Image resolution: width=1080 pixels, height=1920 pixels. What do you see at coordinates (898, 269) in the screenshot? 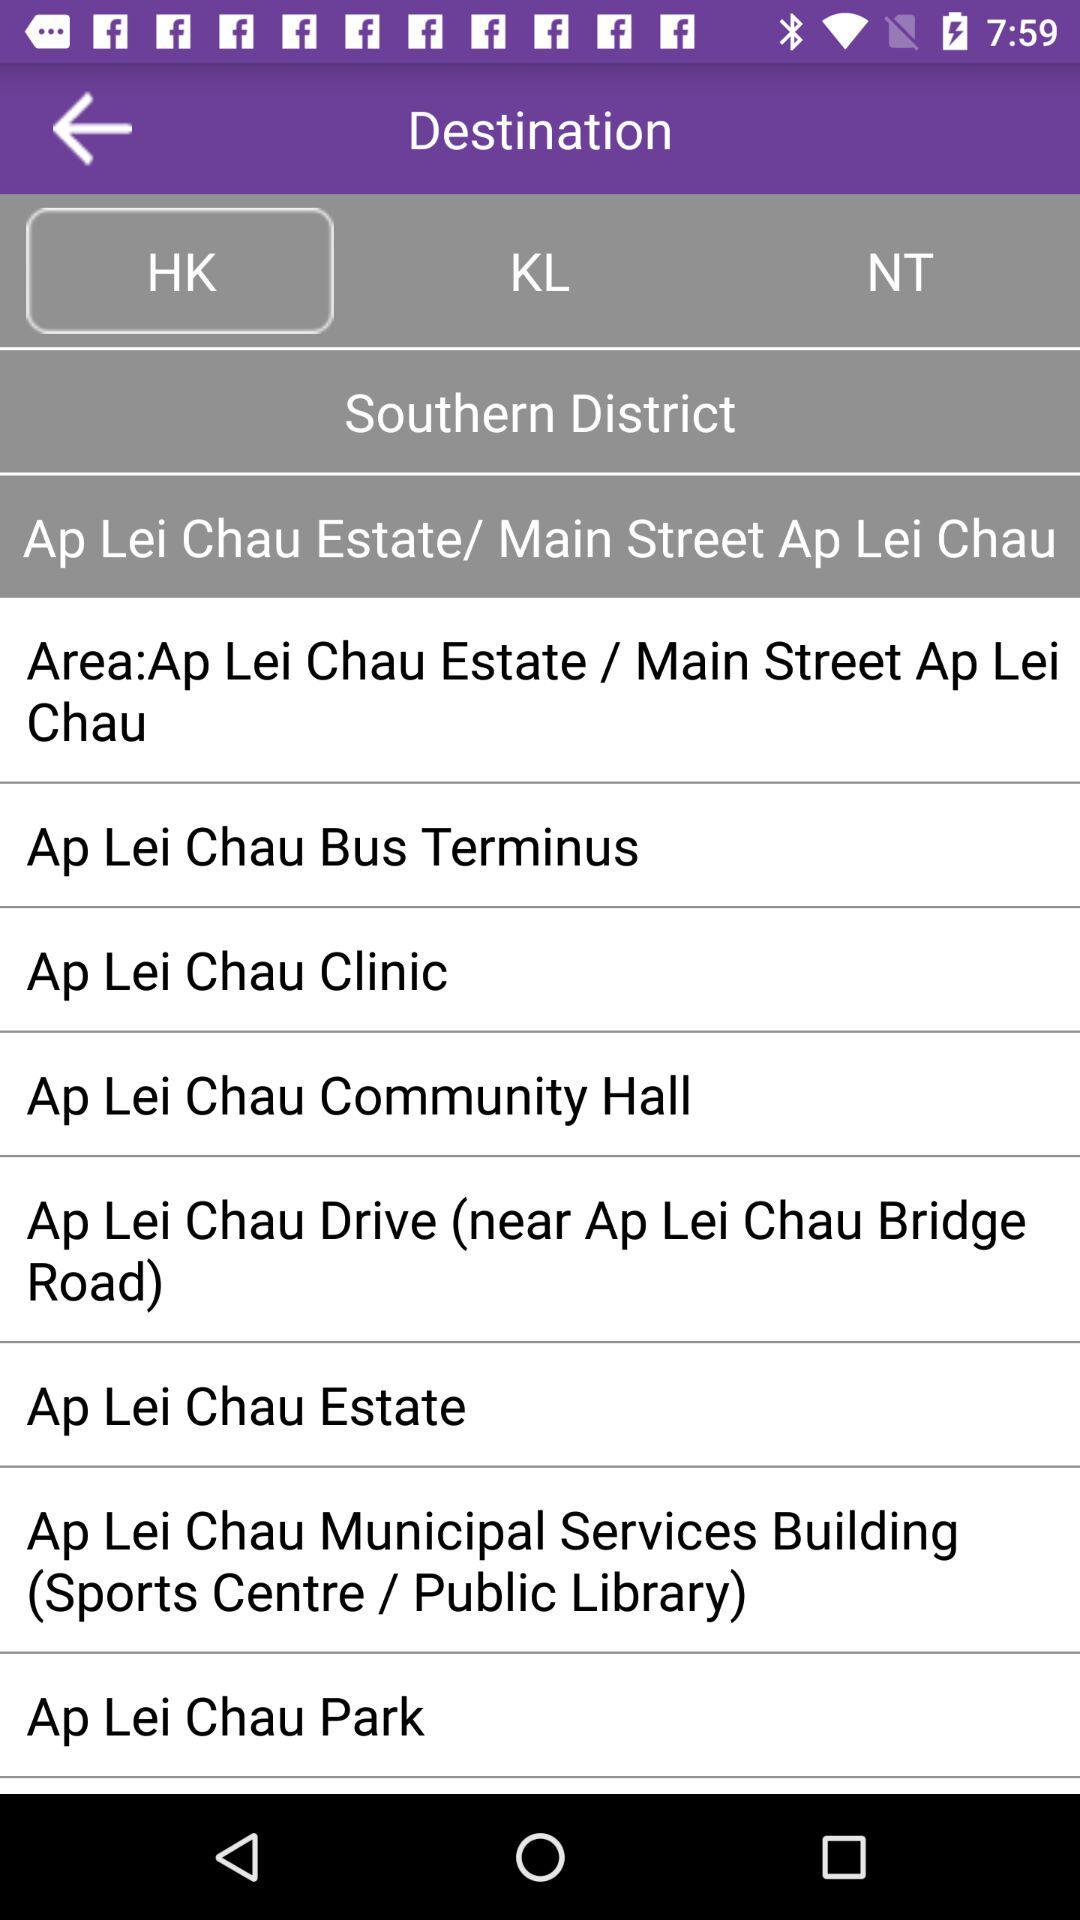
I see `item next to the kl item` at bounding box center [898, 269].